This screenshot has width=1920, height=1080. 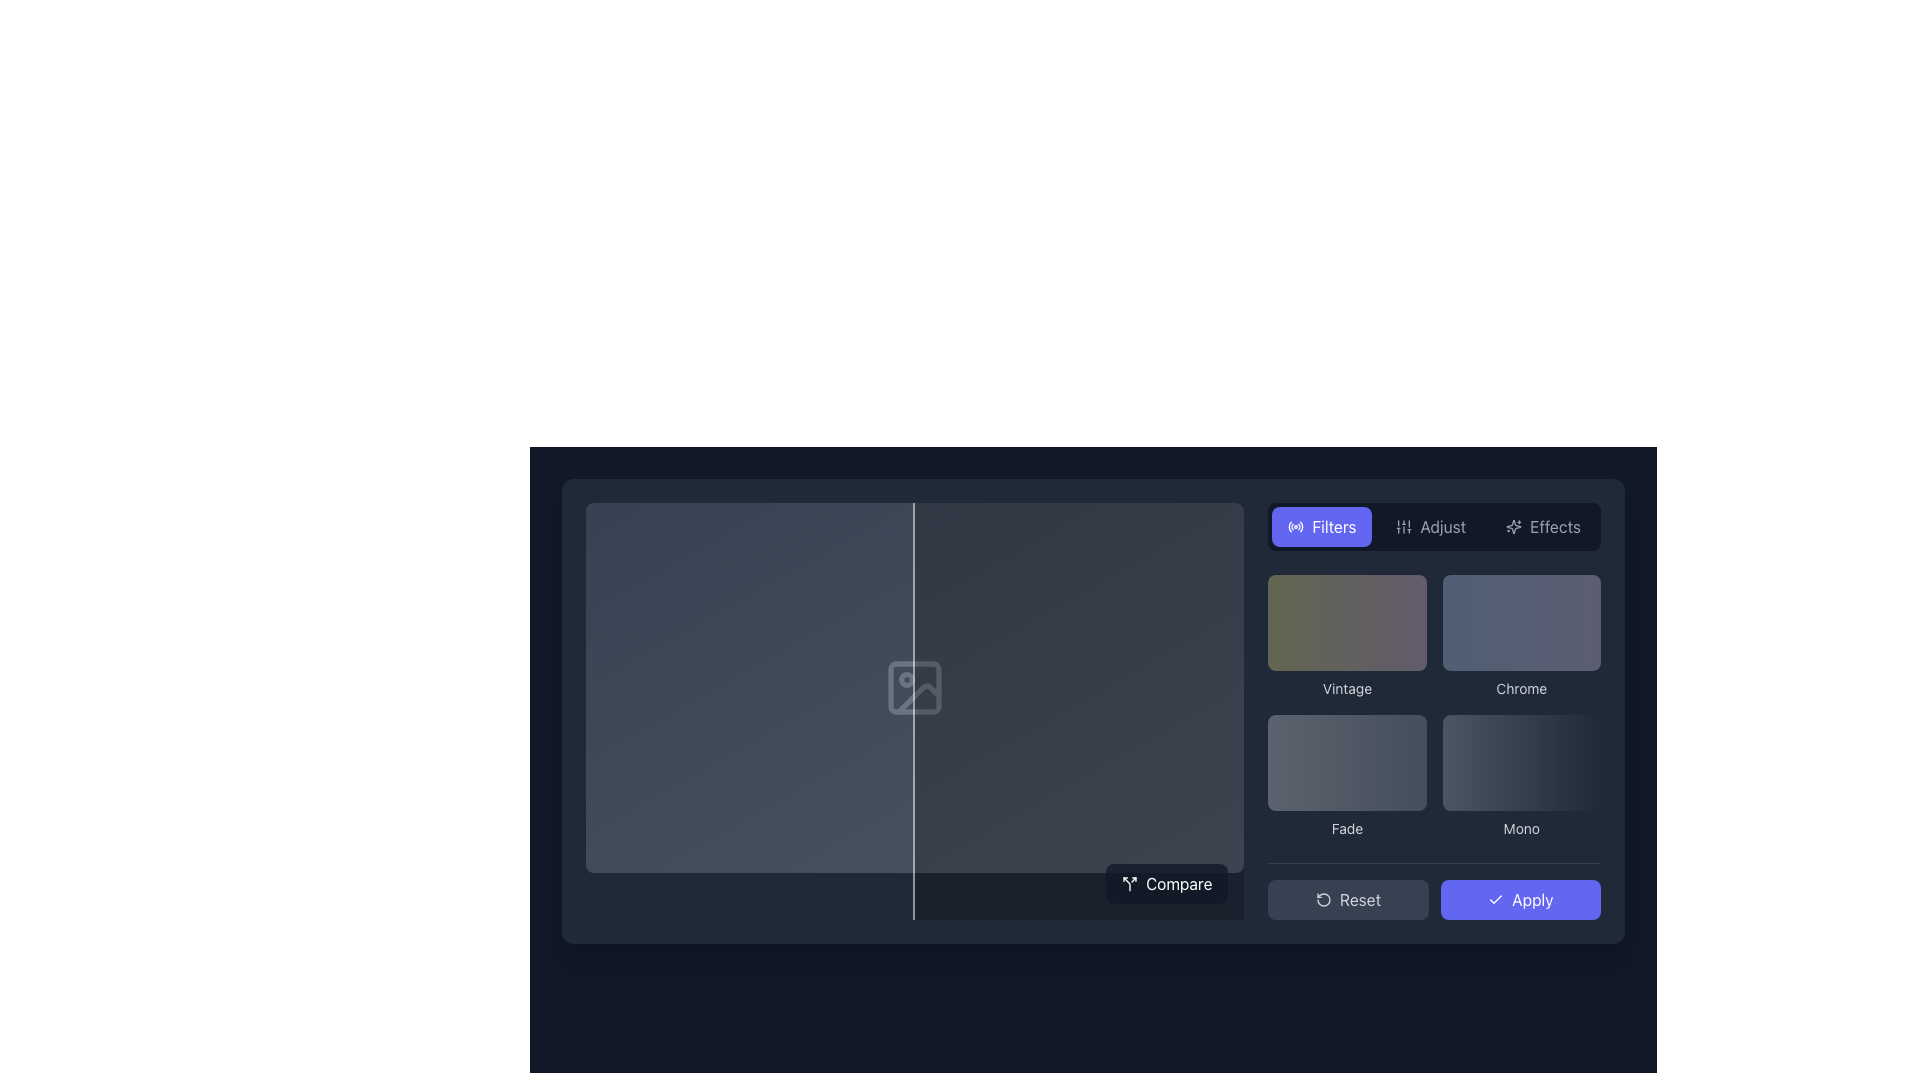 I want to click on the center of the grid layout for filter selection, so click(x=1433, y=705).